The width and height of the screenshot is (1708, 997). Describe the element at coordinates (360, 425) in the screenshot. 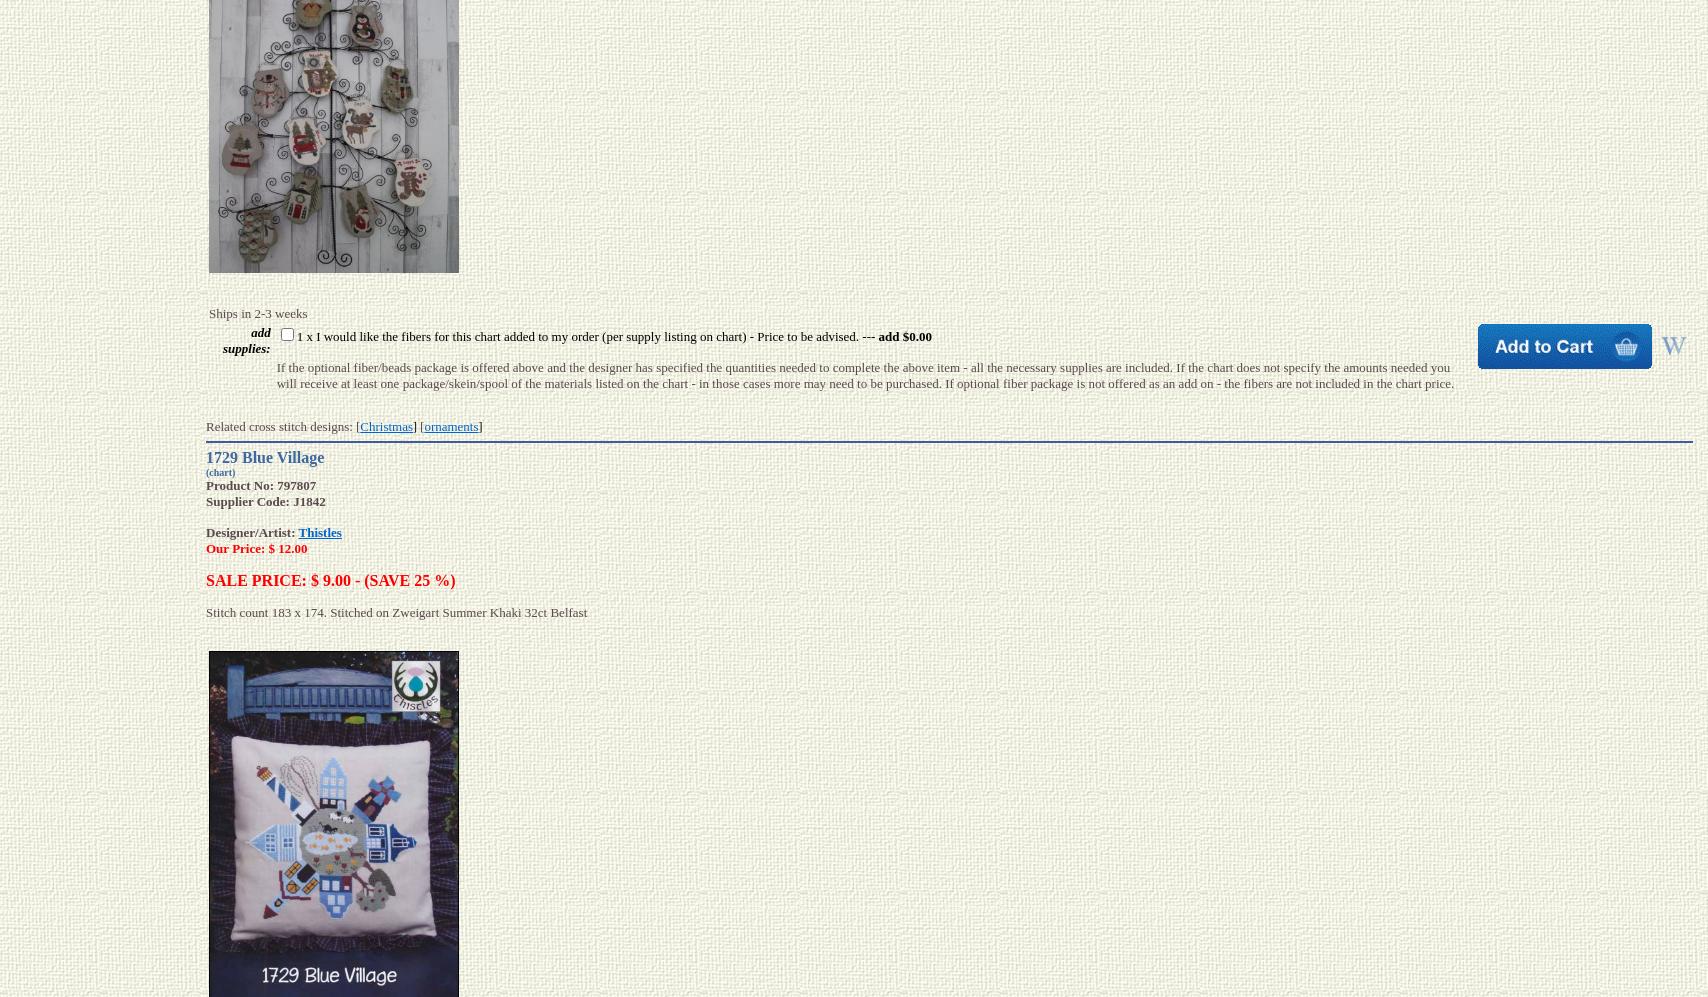

I see `'Christmas'` at that location.